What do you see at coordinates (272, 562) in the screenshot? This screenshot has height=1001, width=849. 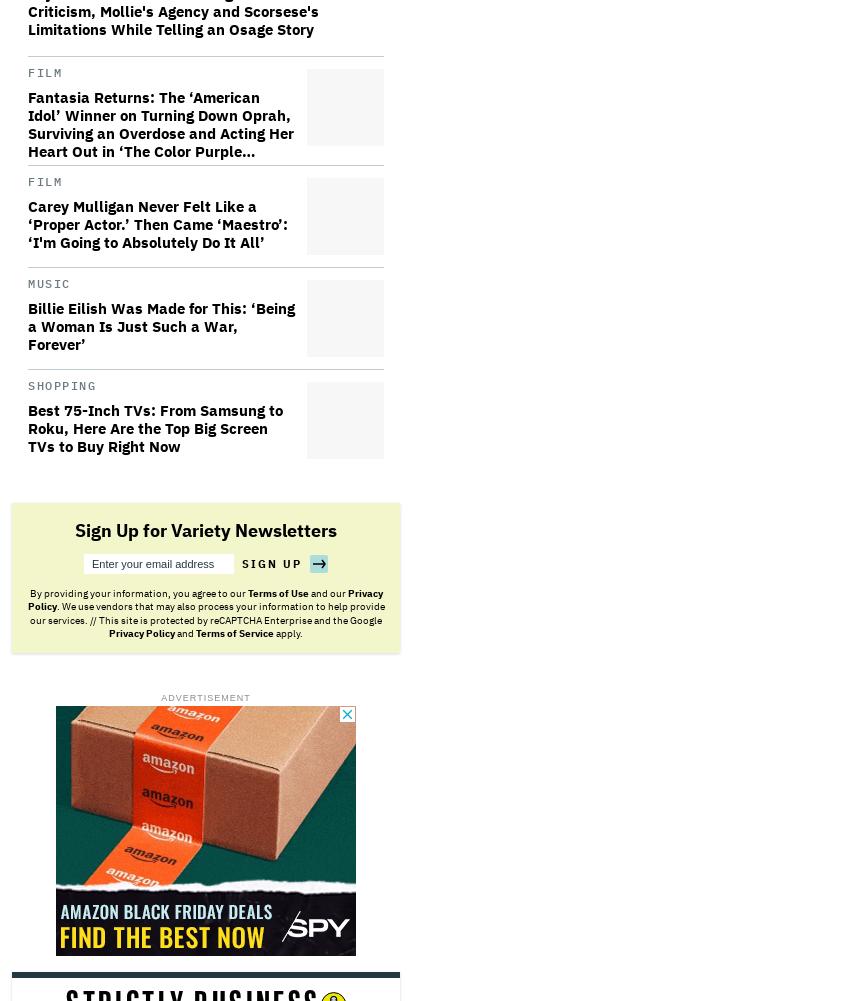 I see `'Sign Up'` at bounding box center [272, 562].